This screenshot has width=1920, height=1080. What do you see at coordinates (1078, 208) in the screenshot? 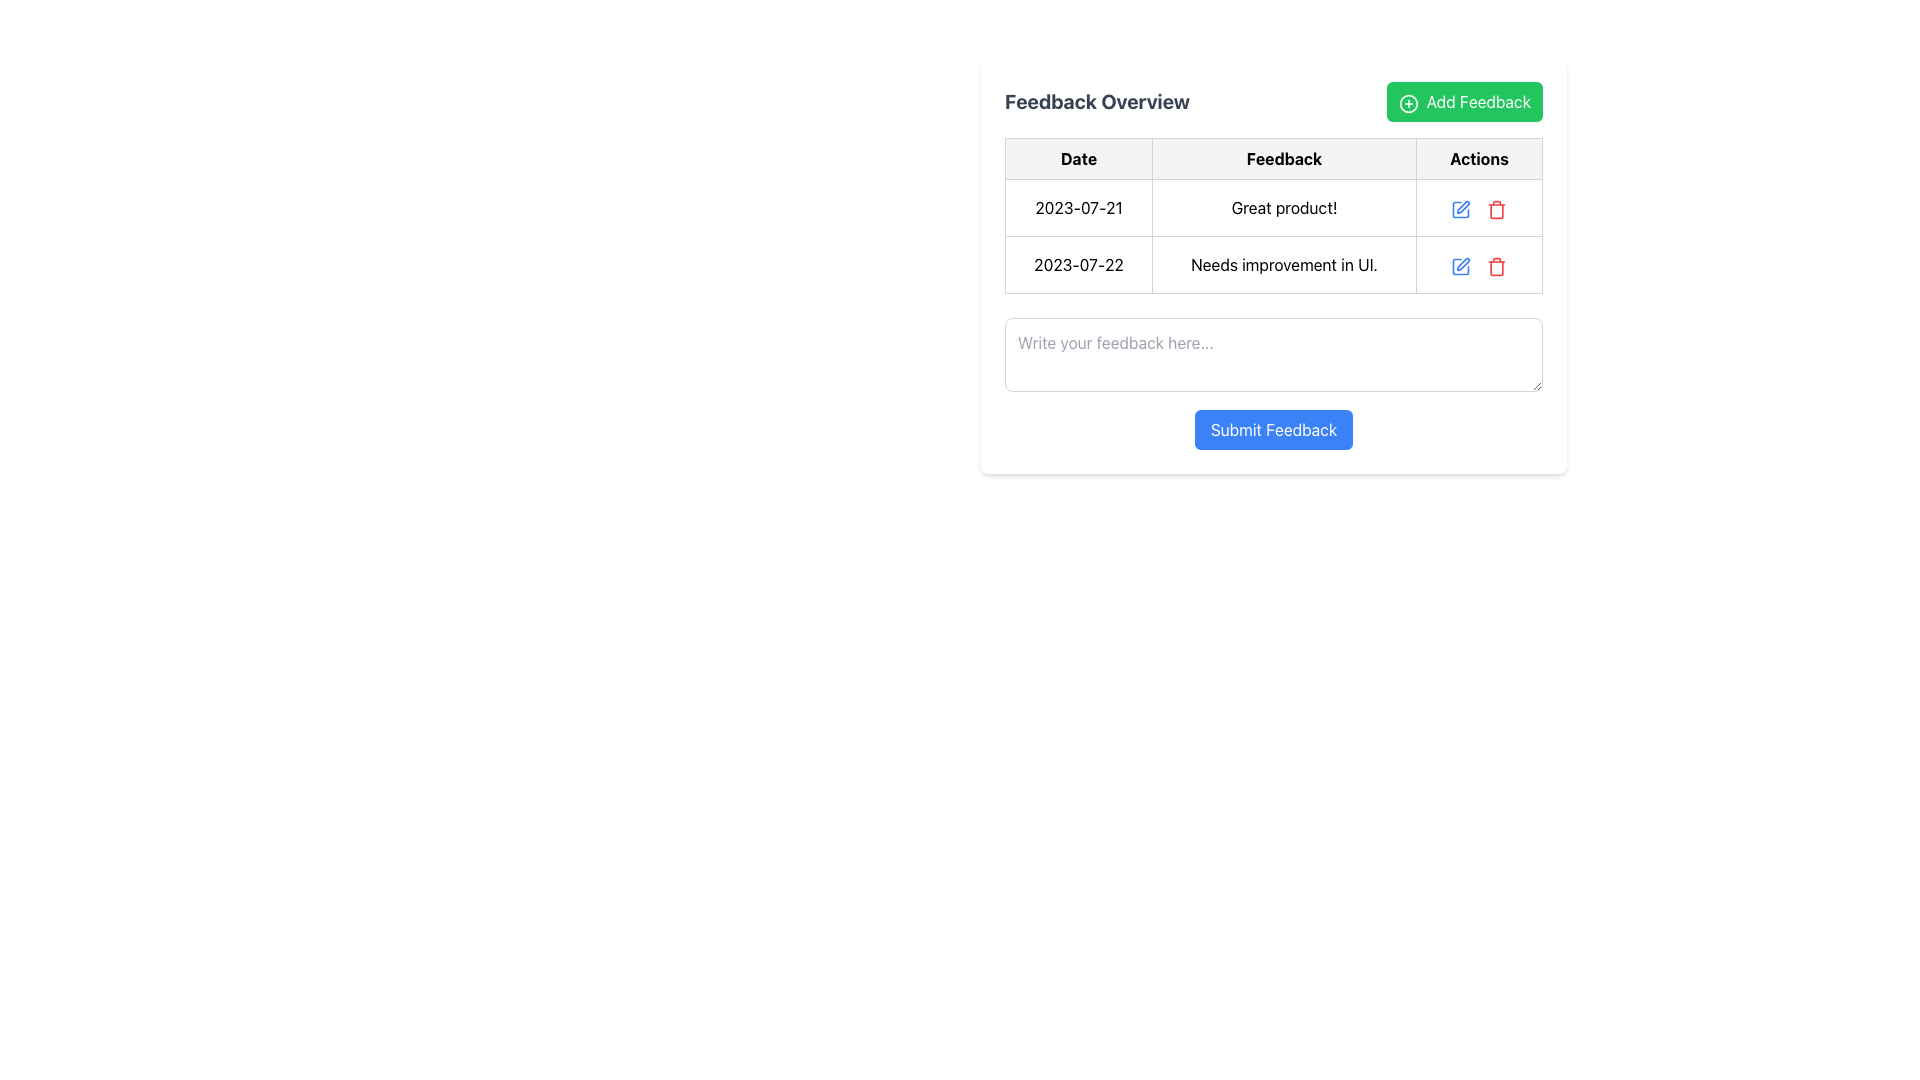
I see `the static text field displaying the date of the feedback entry, which is located in the first row under the 'Date' column in the 'Feedback Overview' section` at bounding box center [1078, 208].